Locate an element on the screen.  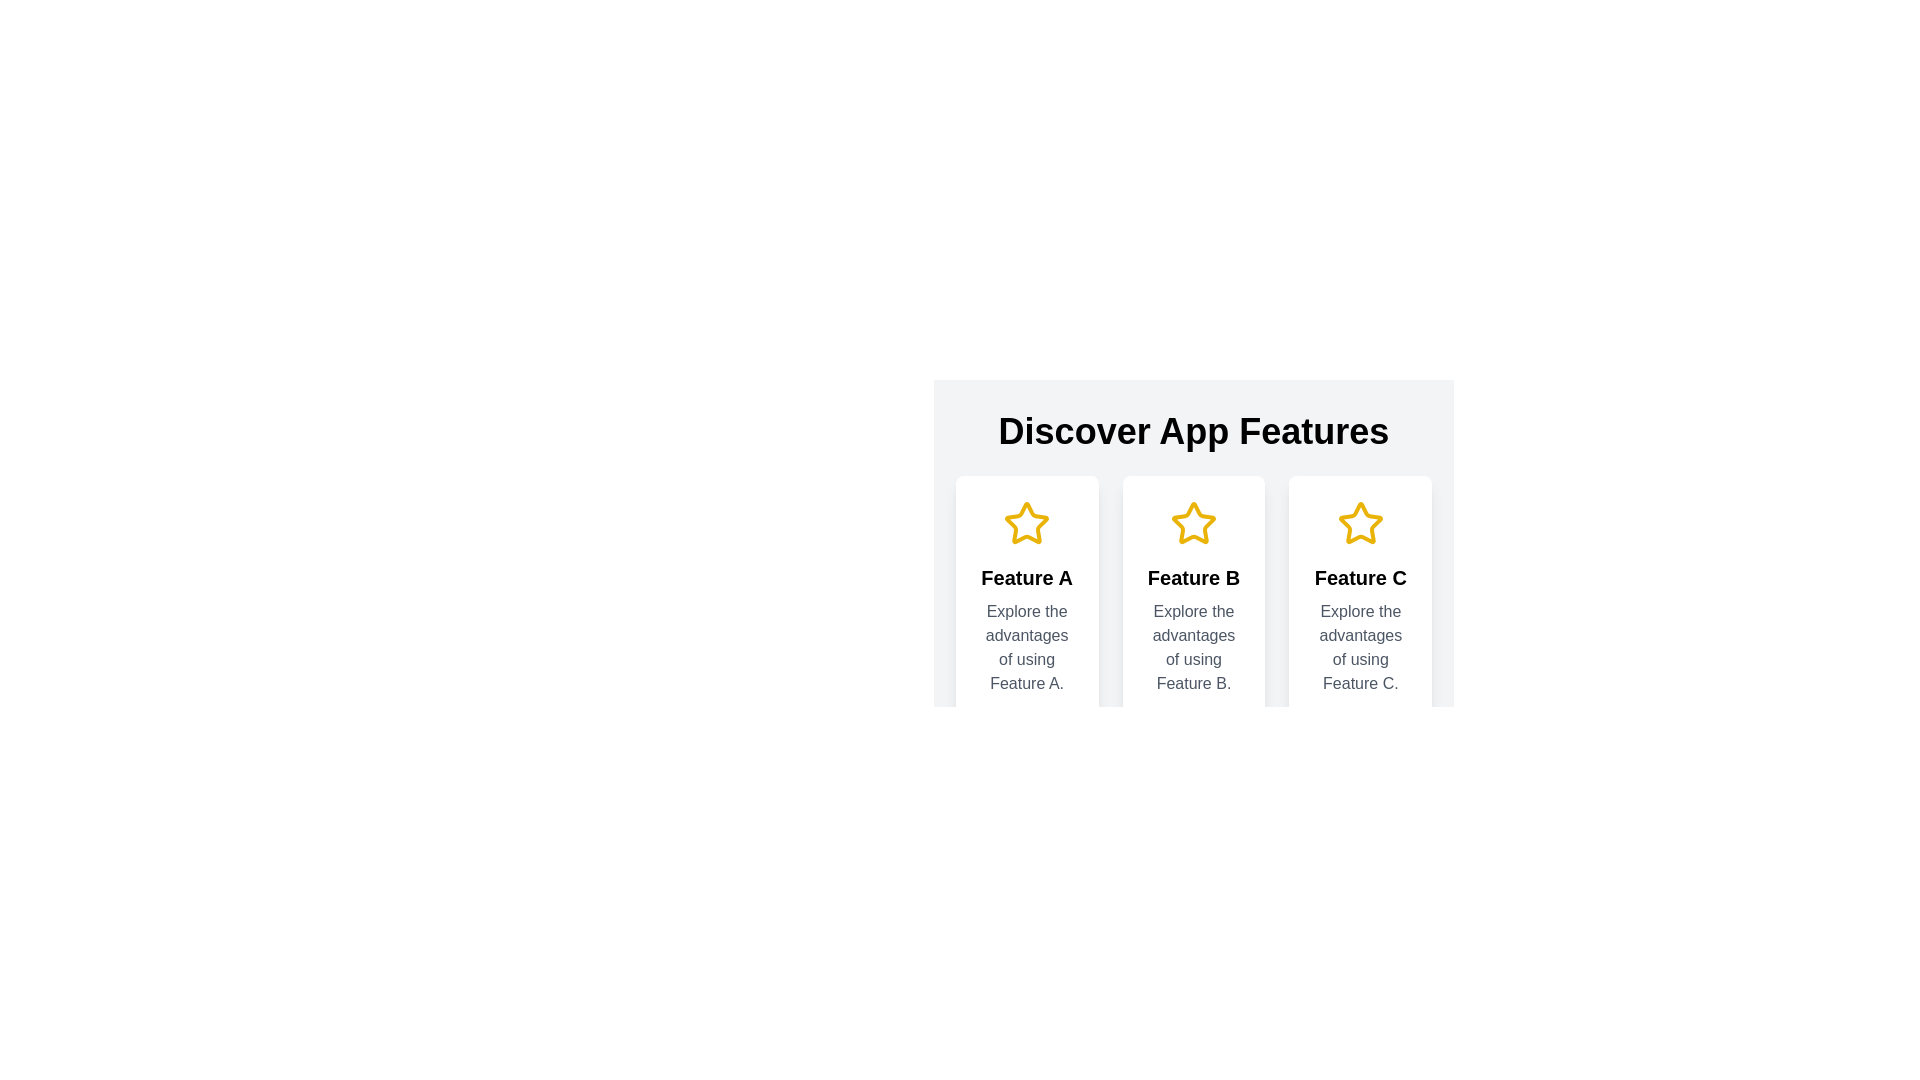
the Info card that presents details about 'Feature A', which is the first element in a horizontally aligned group of three similar elements, located on the far left is located at coordinates (1027, 596).